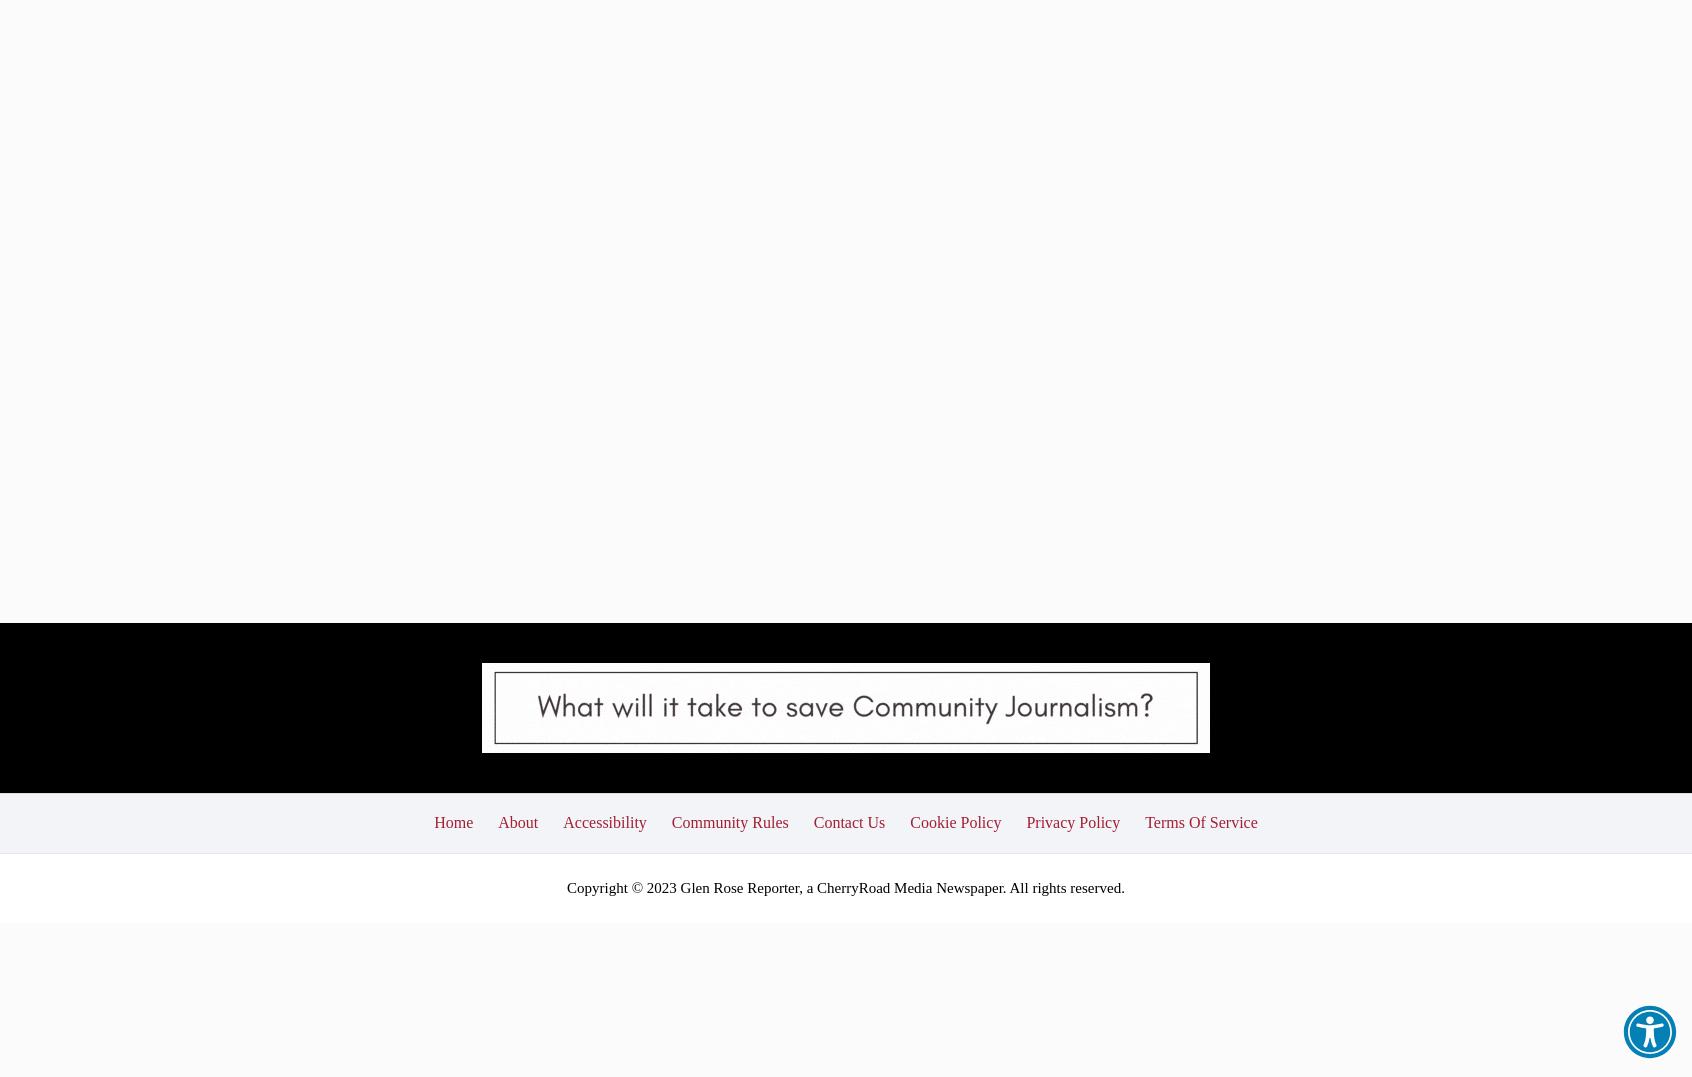  What do you see at coordinates (603, 668) in the screenshot?
I see `'Accessibility'` at bounding box center [603, 668].